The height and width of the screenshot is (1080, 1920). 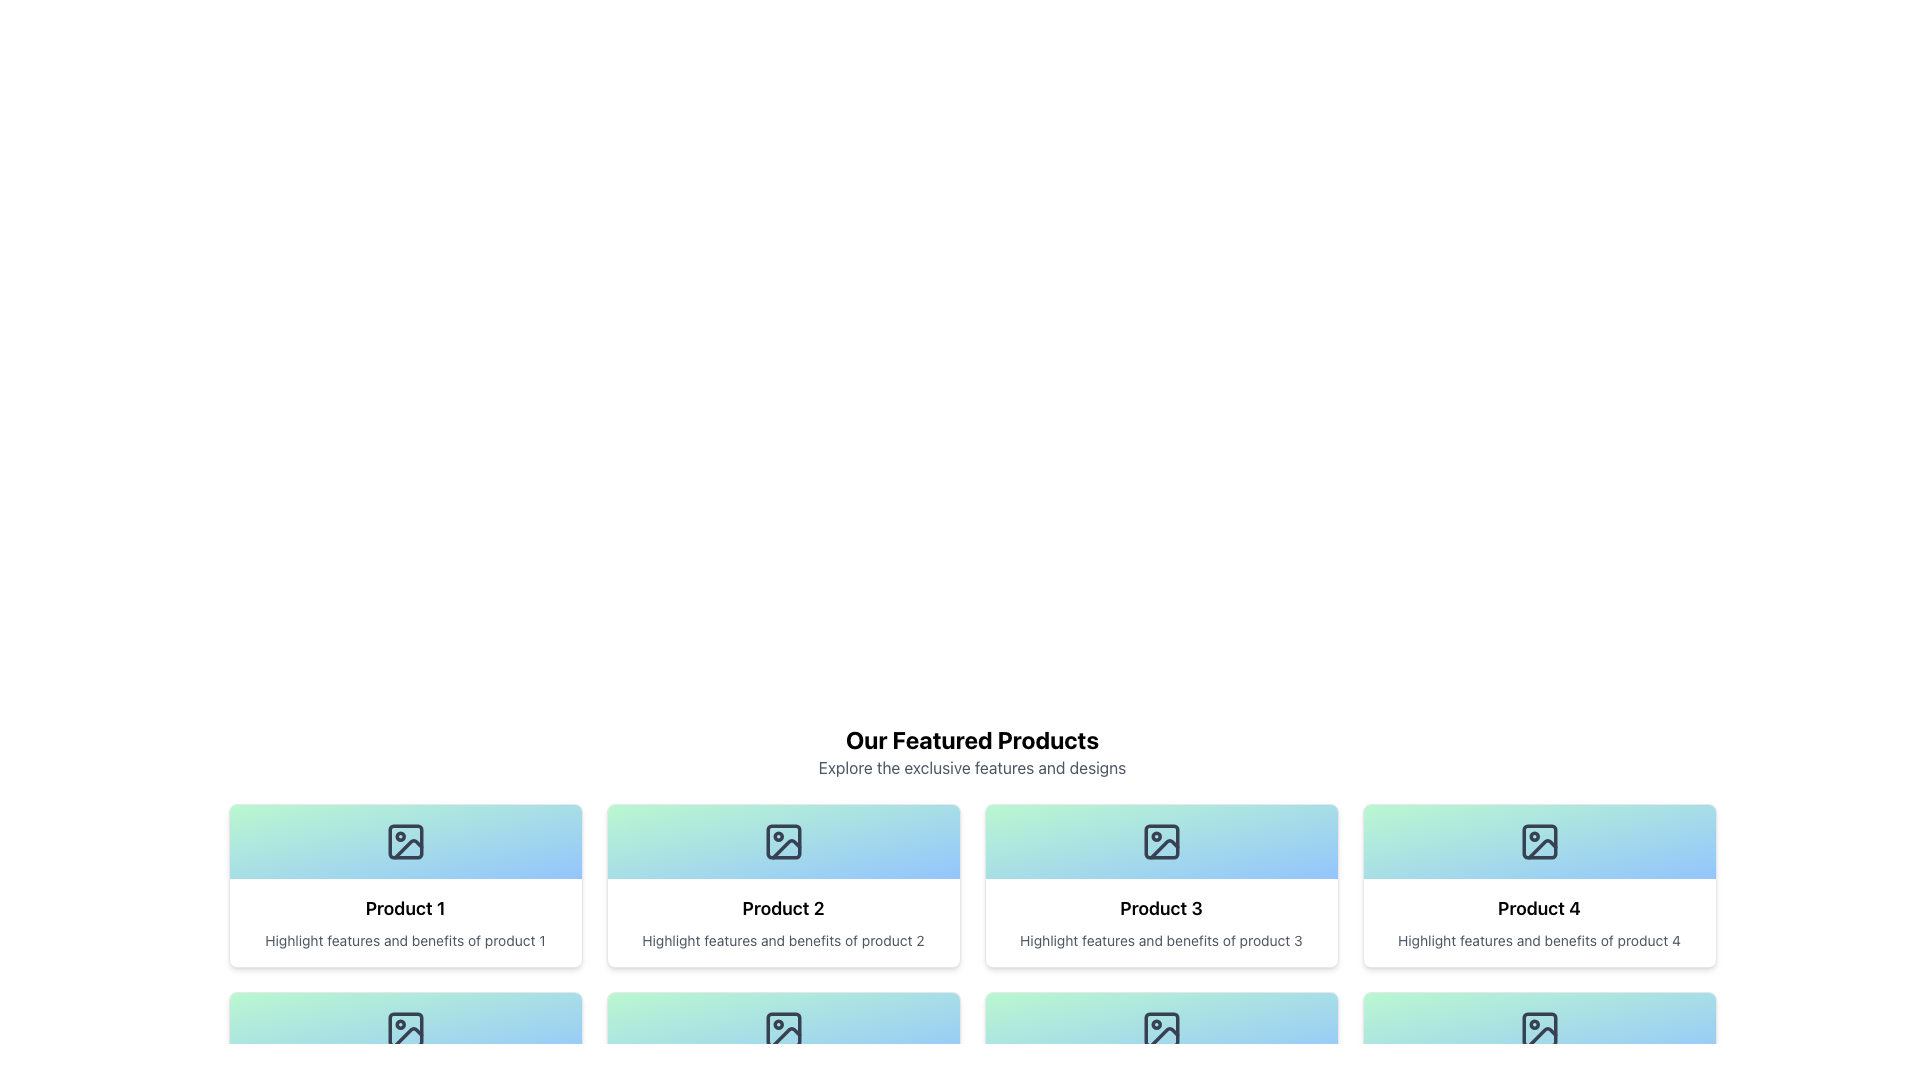 I want to click on the text label that says 'Highlight features and benefits of product 1', which is styled with gray, small-sized text and positioned directly below the 'Product 1' heading in the first product card, so click(x=404, y=941).